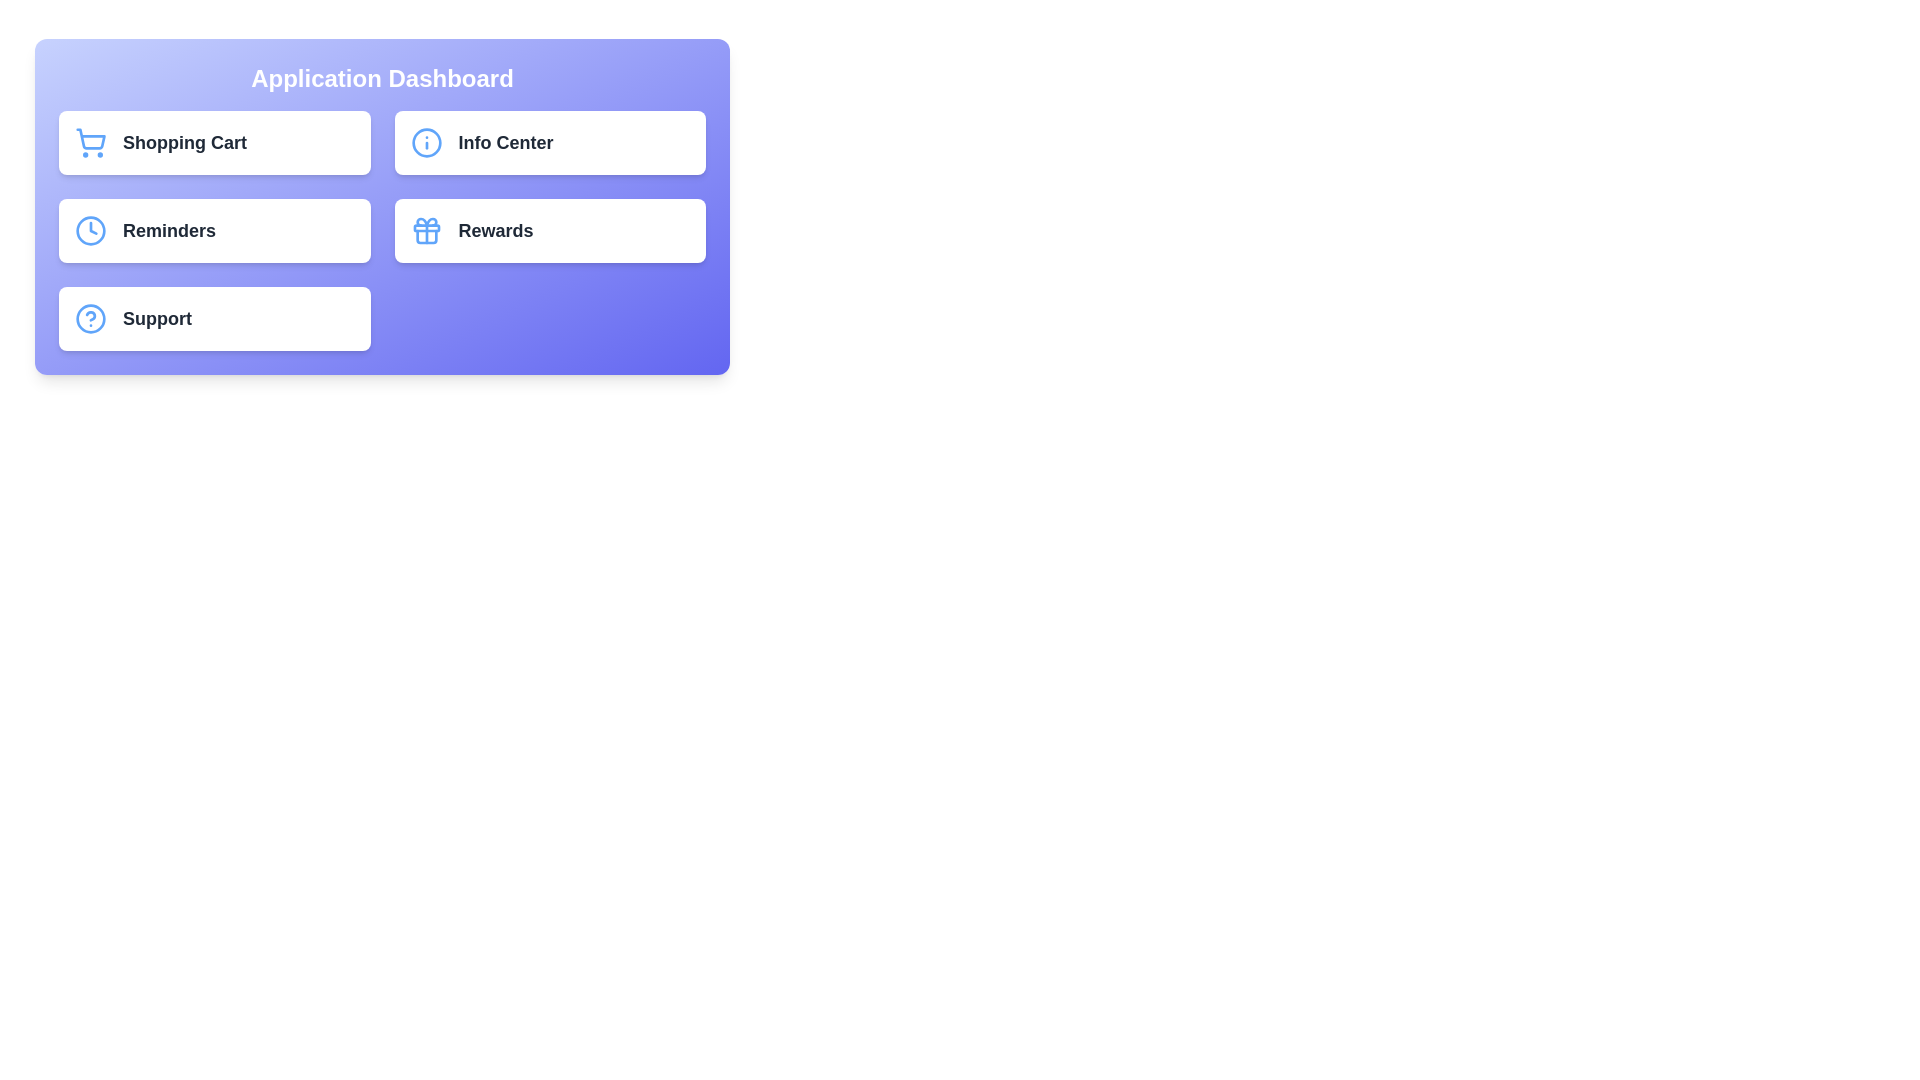  I want to click on the illustrative SVG element that represents the reward or gift box icon located in the 'Rewards' section of the application dashboard, so click(425, 227).